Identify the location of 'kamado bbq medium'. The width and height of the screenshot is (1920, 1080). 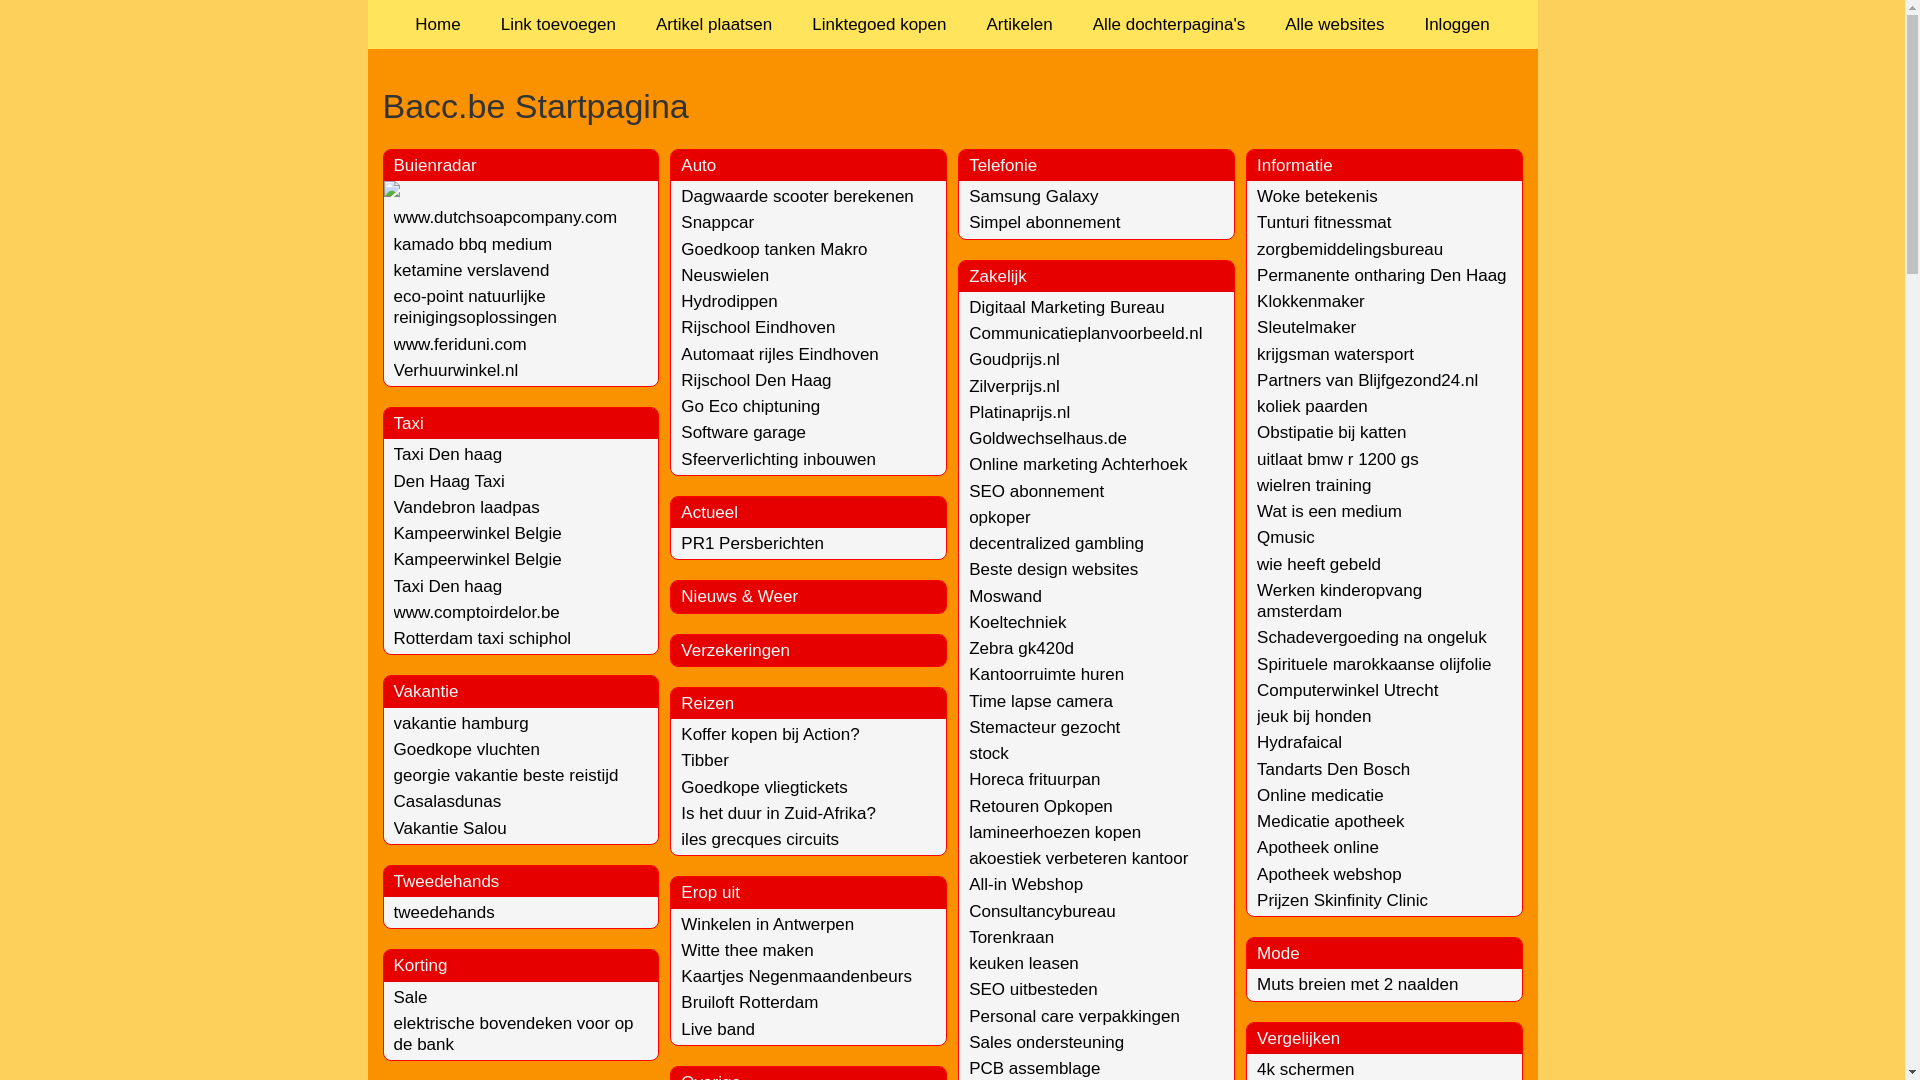
(472, 243).